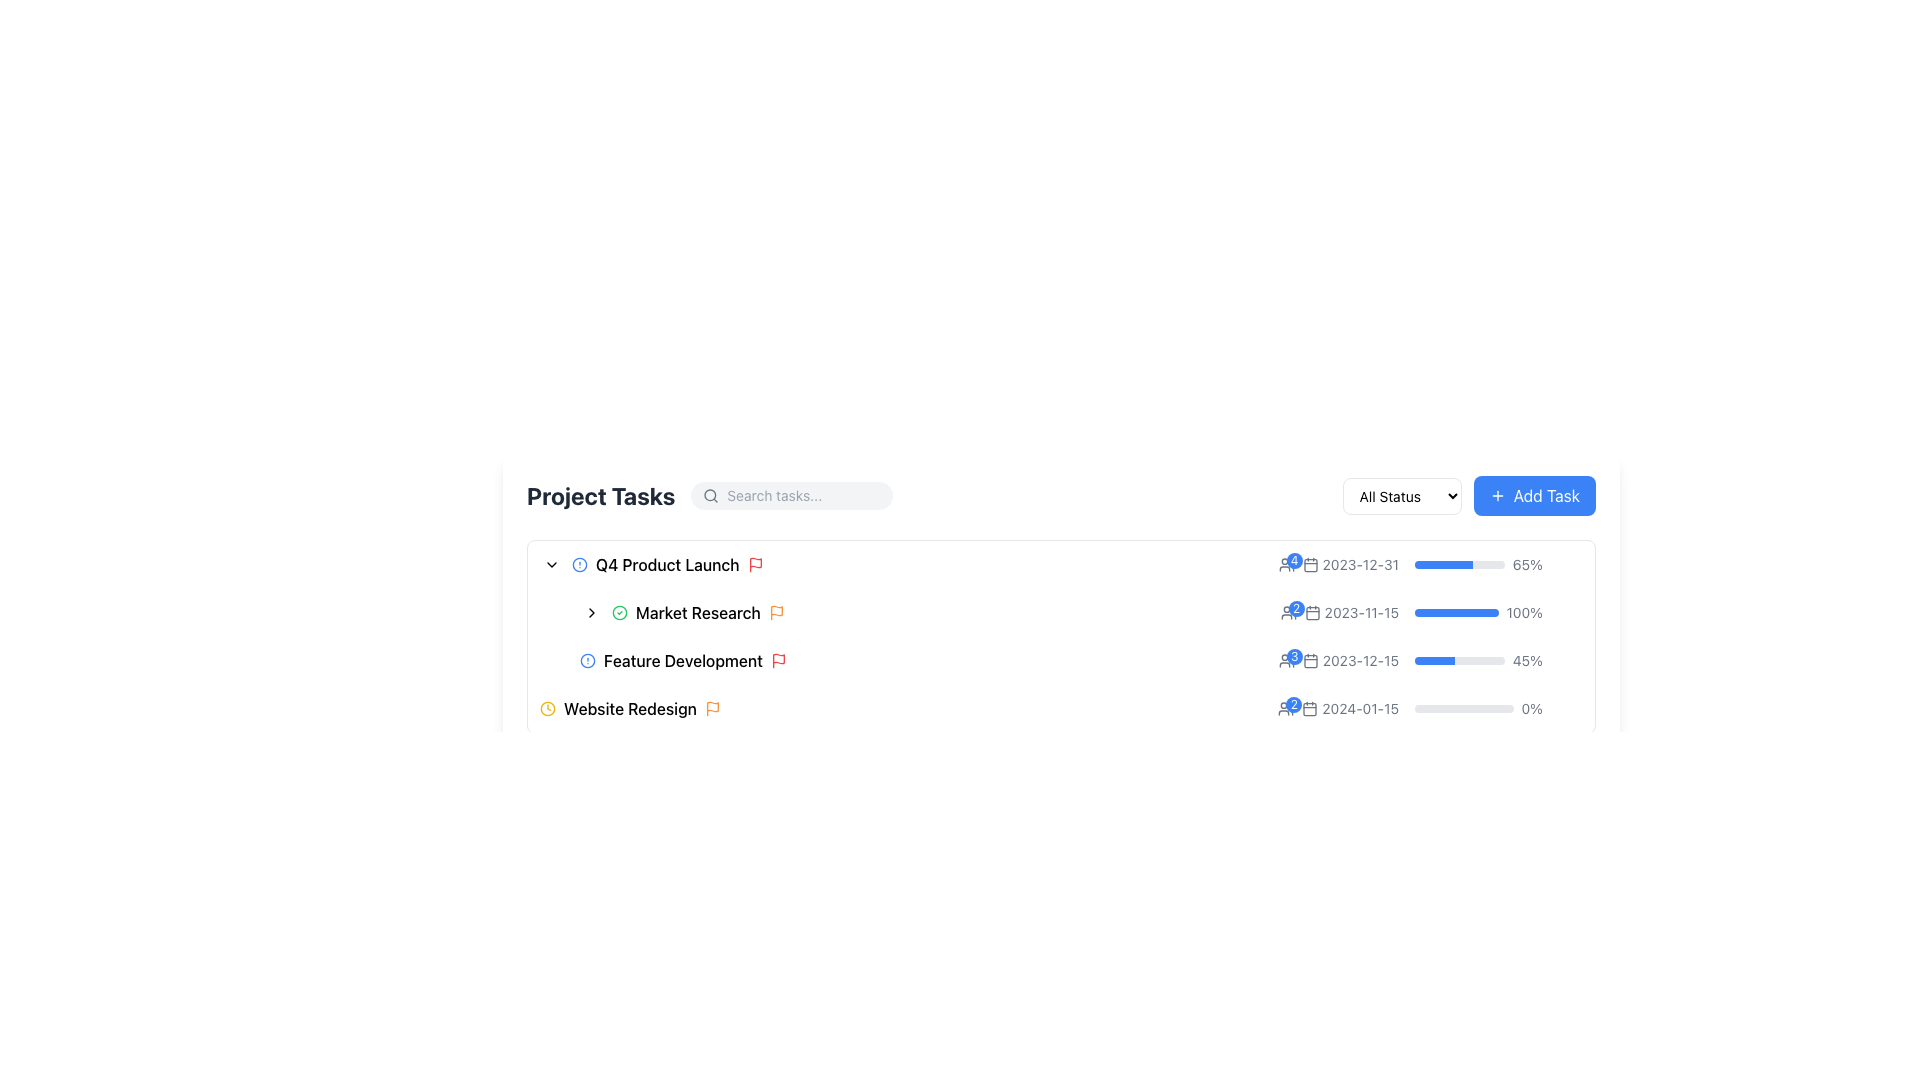 The height and width of the screenshot is (1080, 1920). Describe the element at coordinates (1310, 660) in the screenshot. I see `the static calendar icon associated with the date '2023-12-15', which appears next to the date label and before other UI elements` at that location.